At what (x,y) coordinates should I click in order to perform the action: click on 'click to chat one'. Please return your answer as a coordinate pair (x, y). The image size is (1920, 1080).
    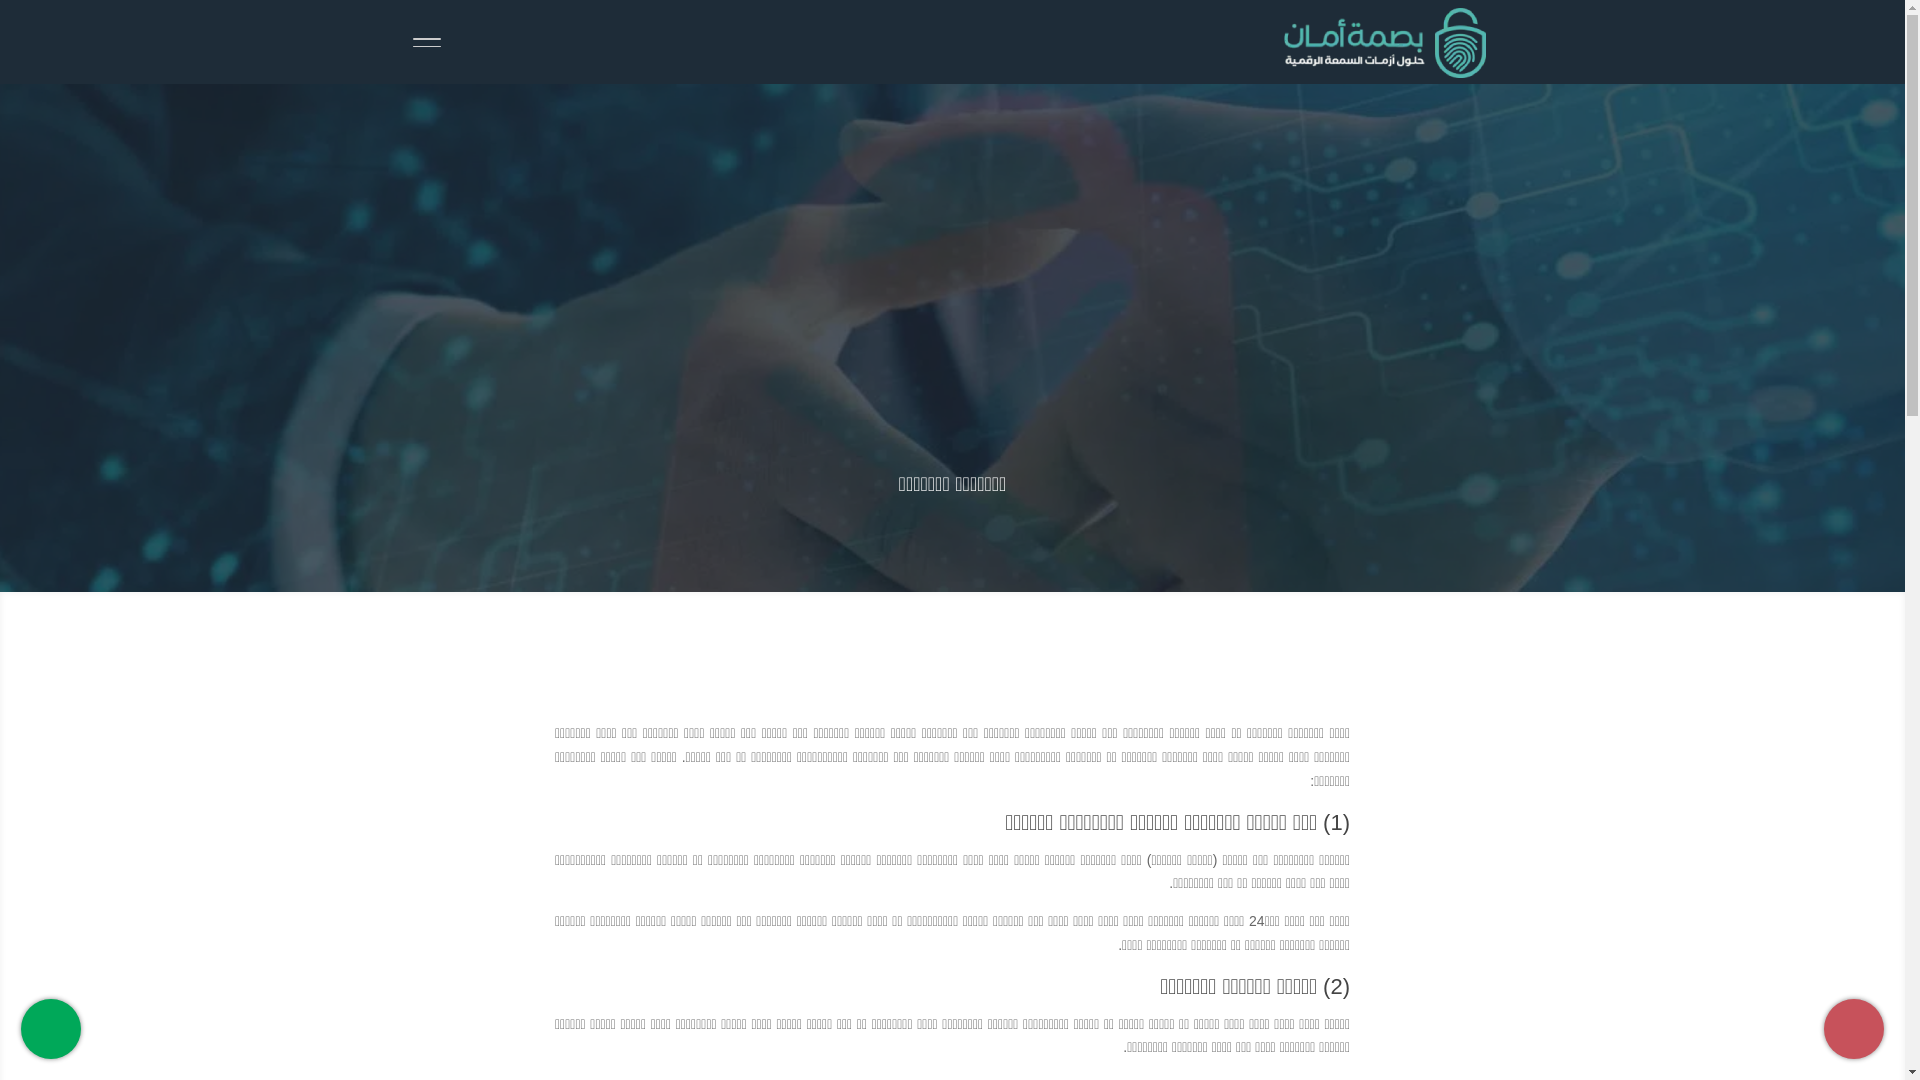
    Looking at the image, I should click on (20, 1029).